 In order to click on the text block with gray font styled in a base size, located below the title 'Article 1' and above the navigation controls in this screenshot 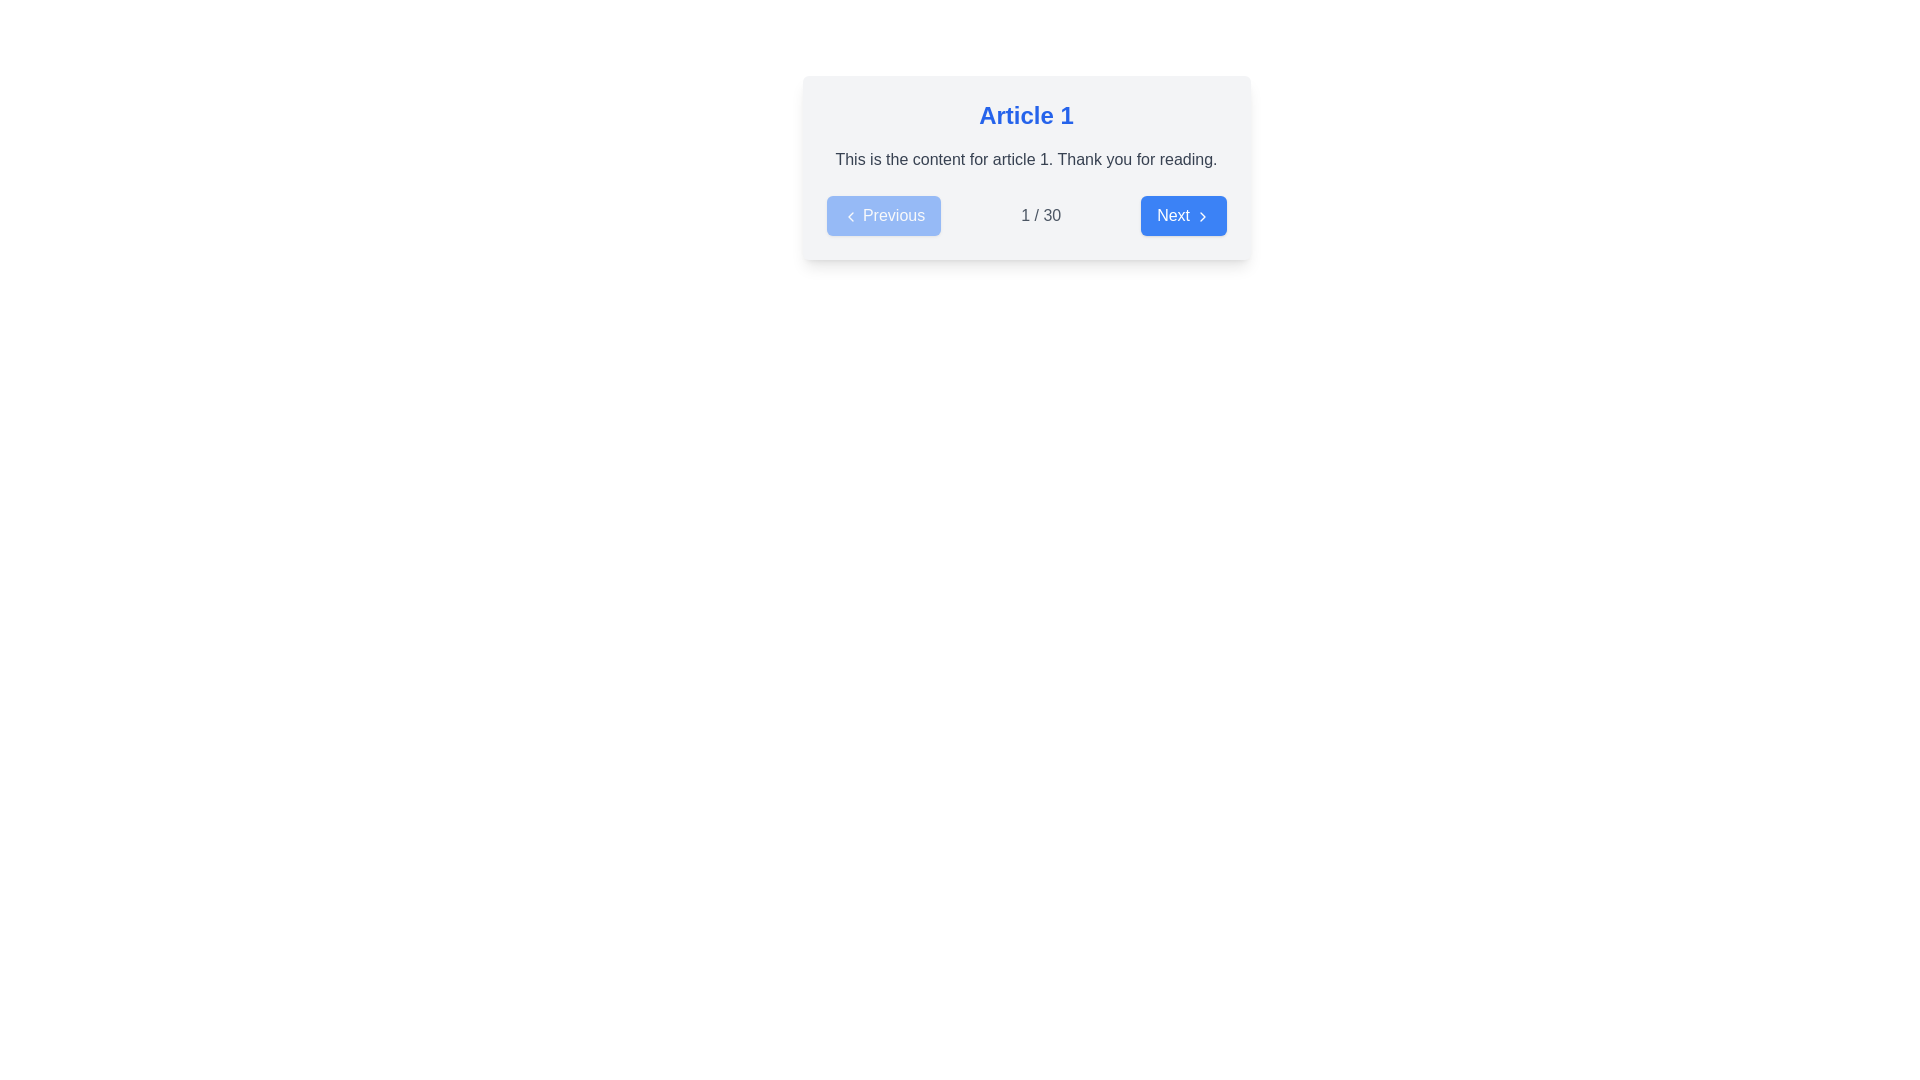, I will do `click(1026, 158)`.